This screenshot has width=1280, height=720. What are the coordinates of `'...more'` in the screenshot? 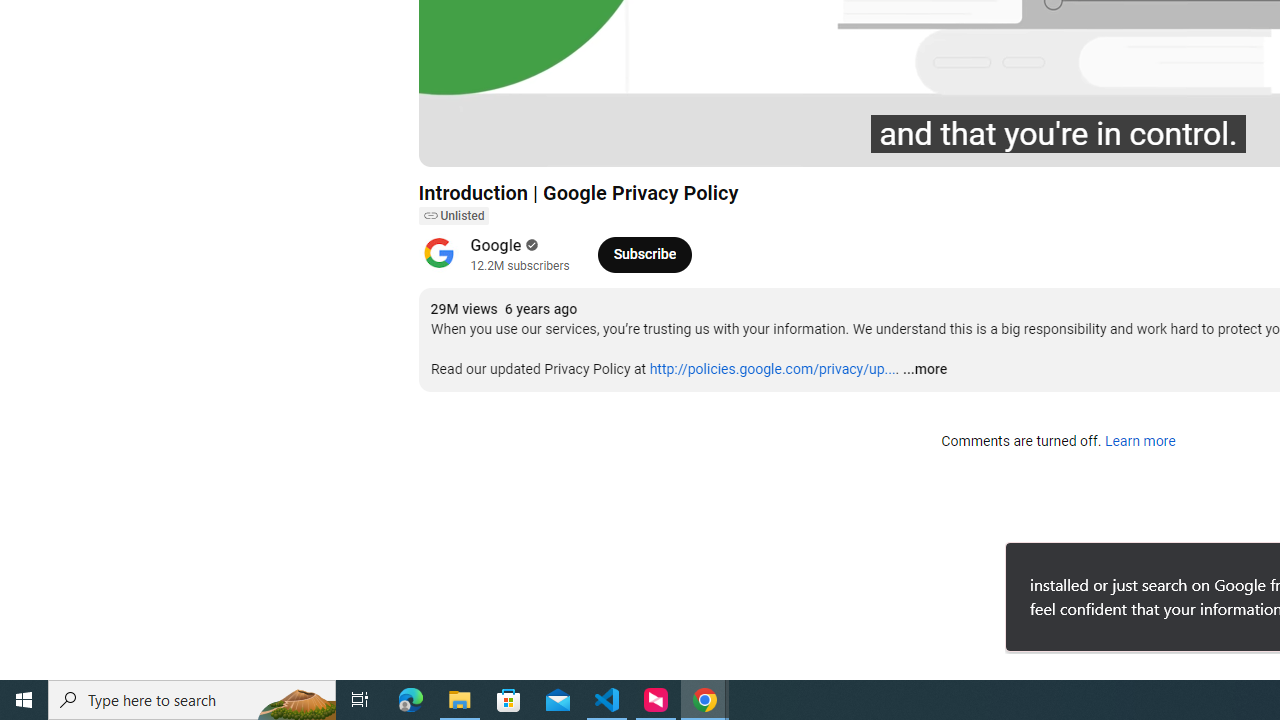 It's located at (923, 370).